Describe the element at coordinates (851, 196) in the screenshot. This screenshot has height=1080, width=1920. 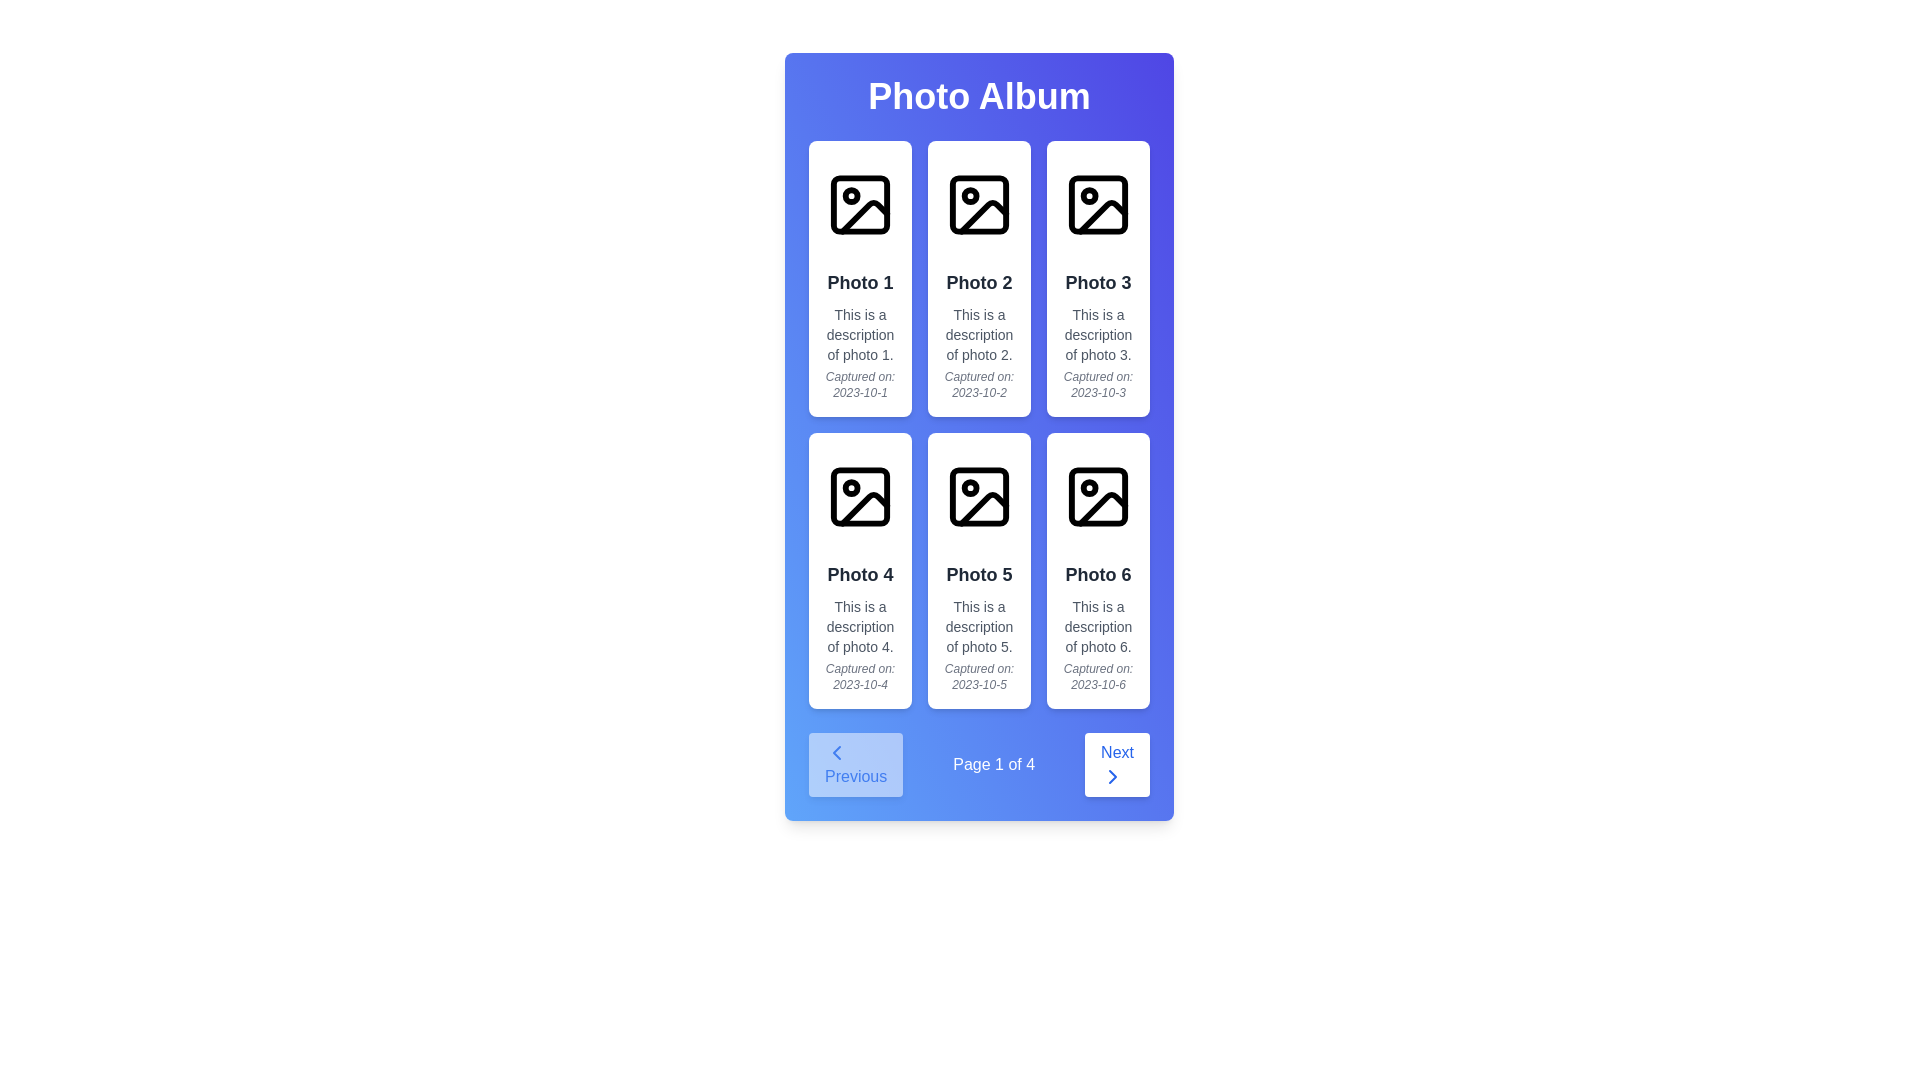
I see `SVG circle shape element located in the first photo card at the top-left of the interface using developer tools` at that location.